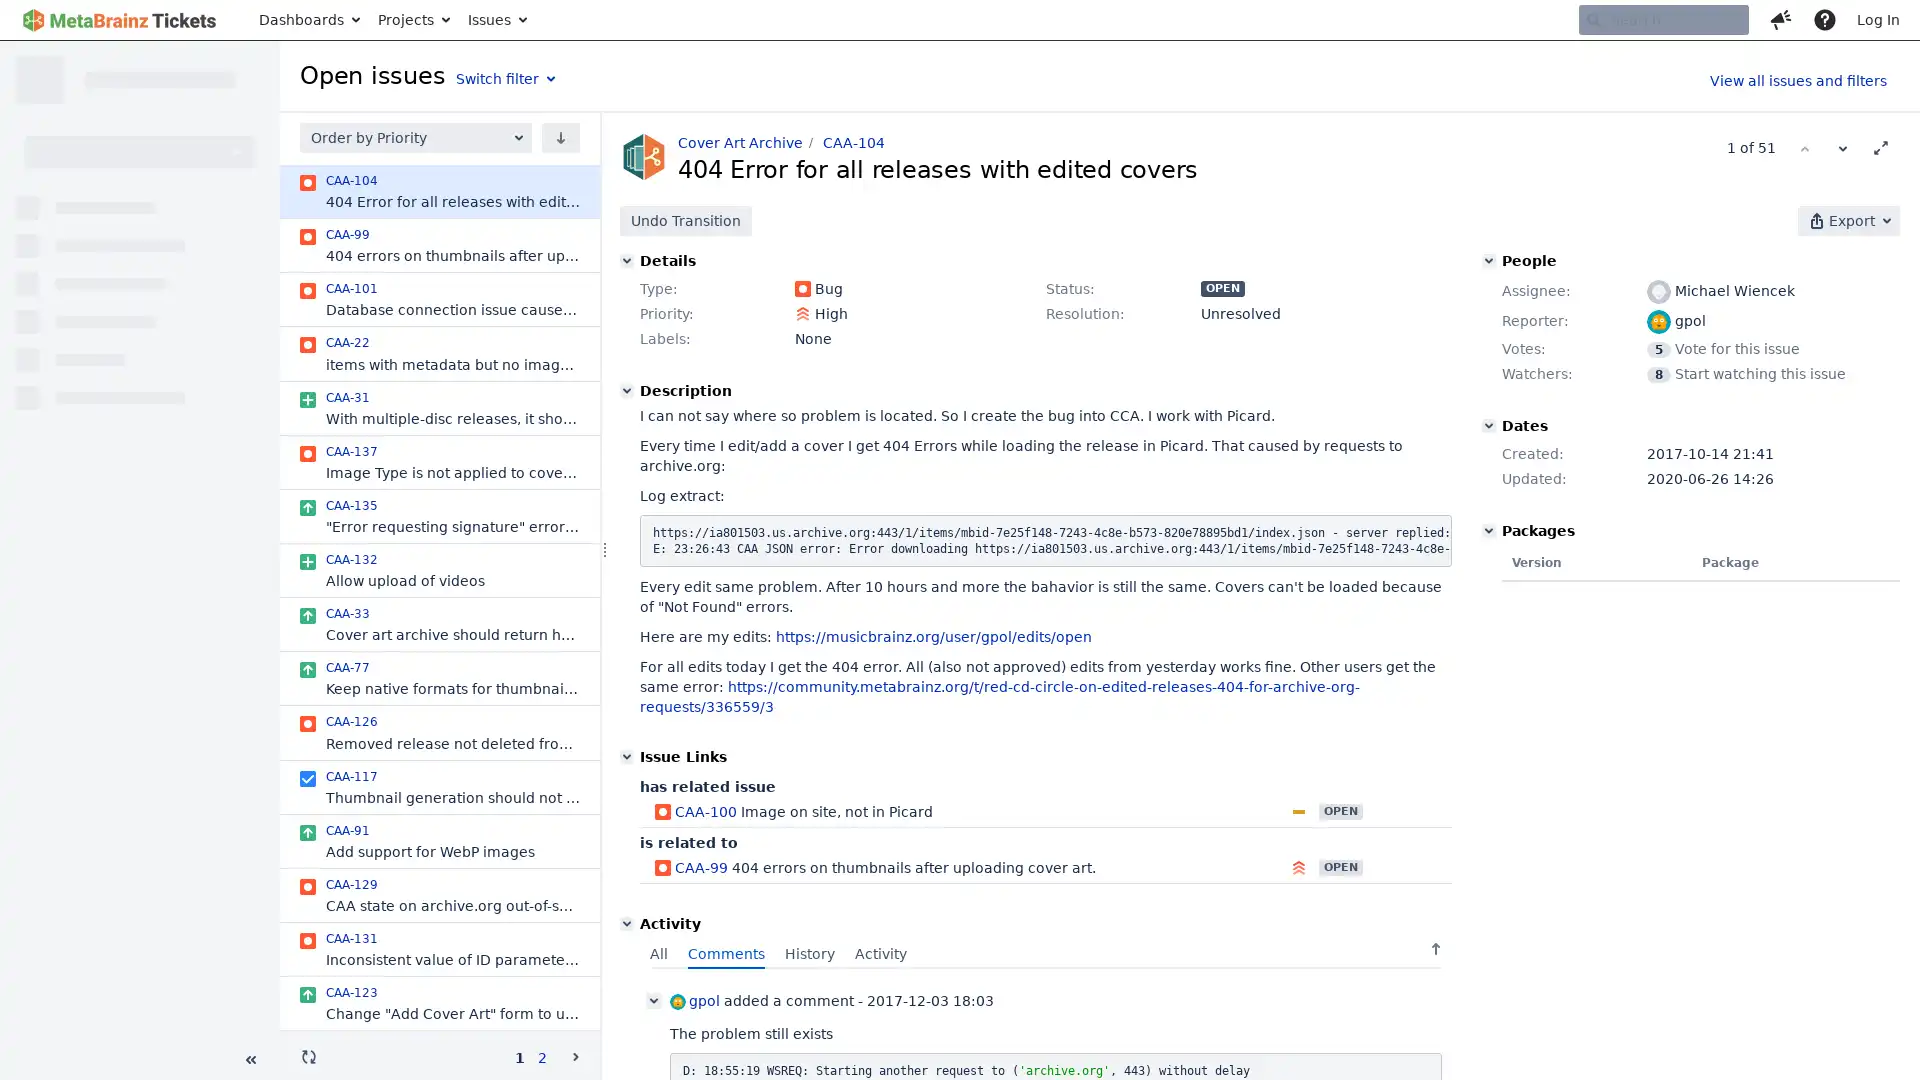 This screenshot has height=1080, width=1920. I want to click on Description, so click(626, 390).